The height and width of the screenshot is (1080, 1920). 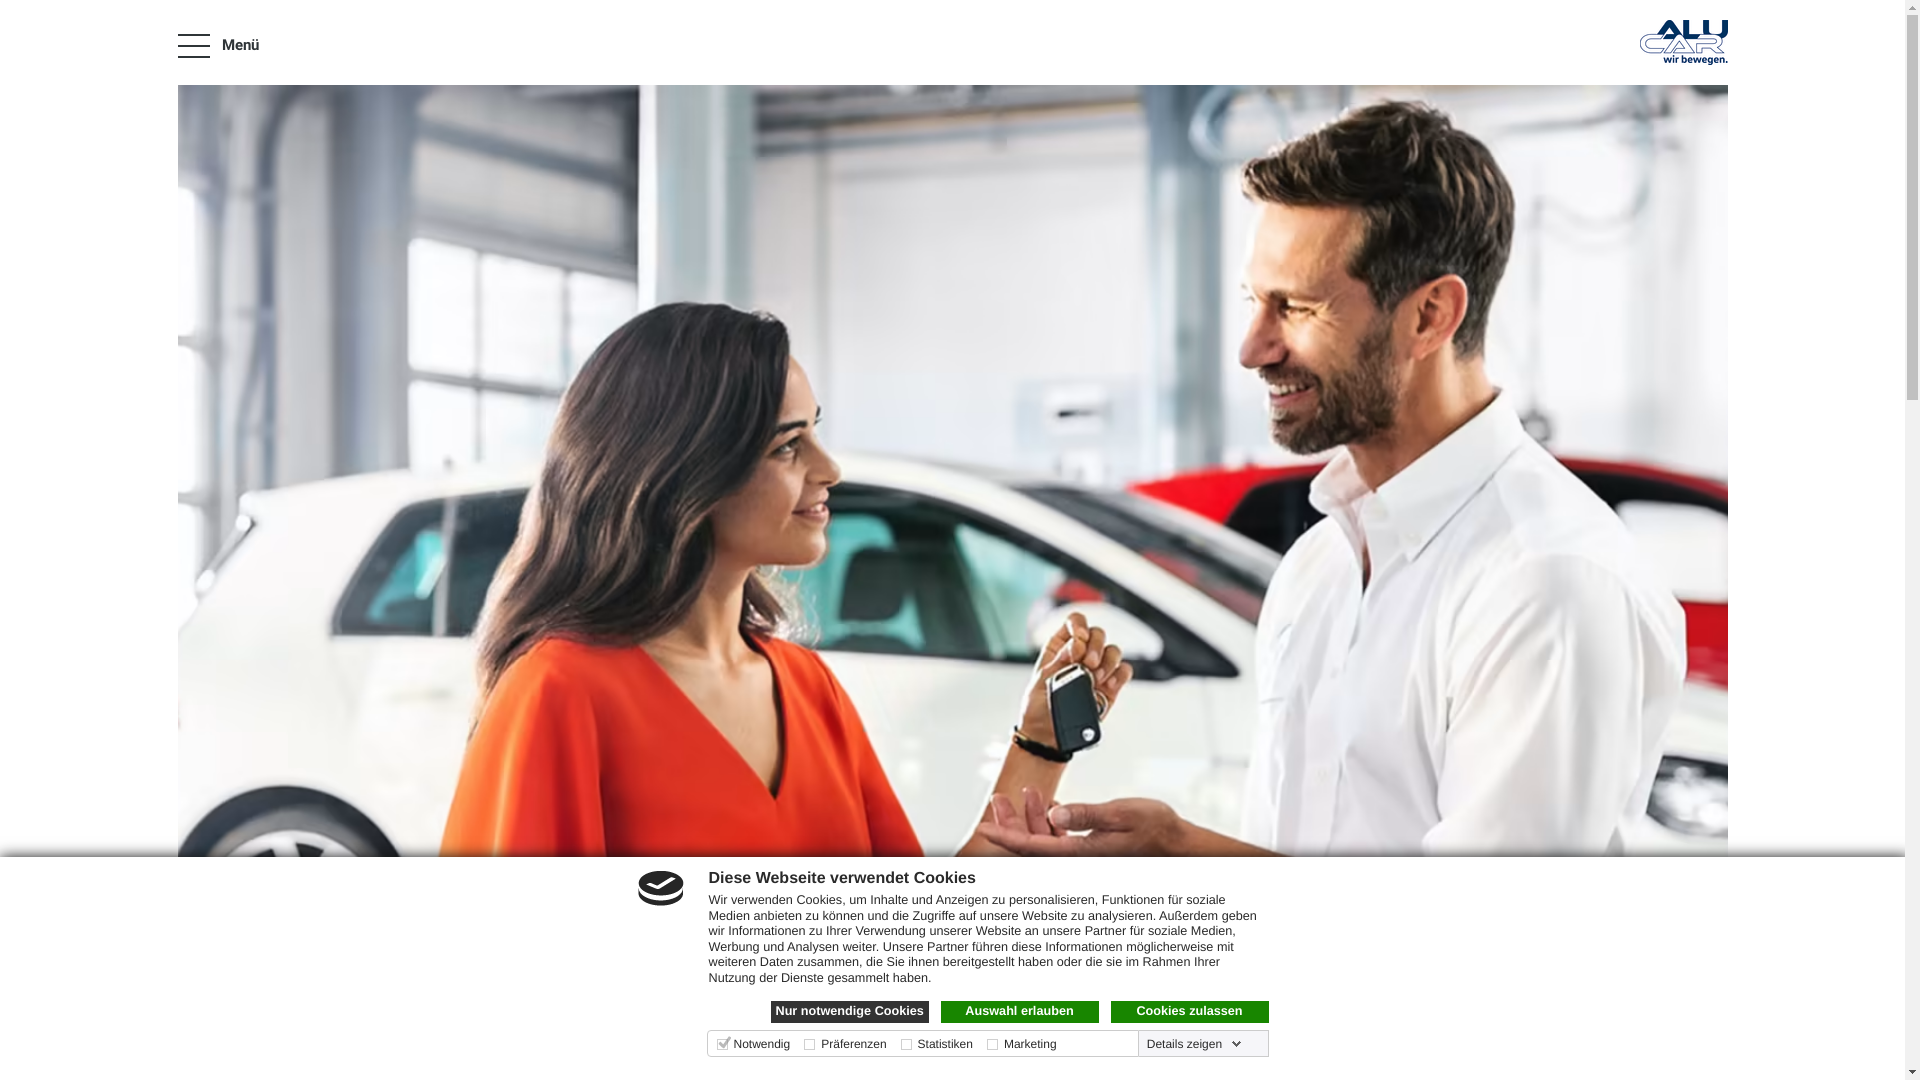 What do you see at coordinates (1194, 1043) in the screenshot?
I see `'Details zeigen'` at bounding box center [1194, 1043].